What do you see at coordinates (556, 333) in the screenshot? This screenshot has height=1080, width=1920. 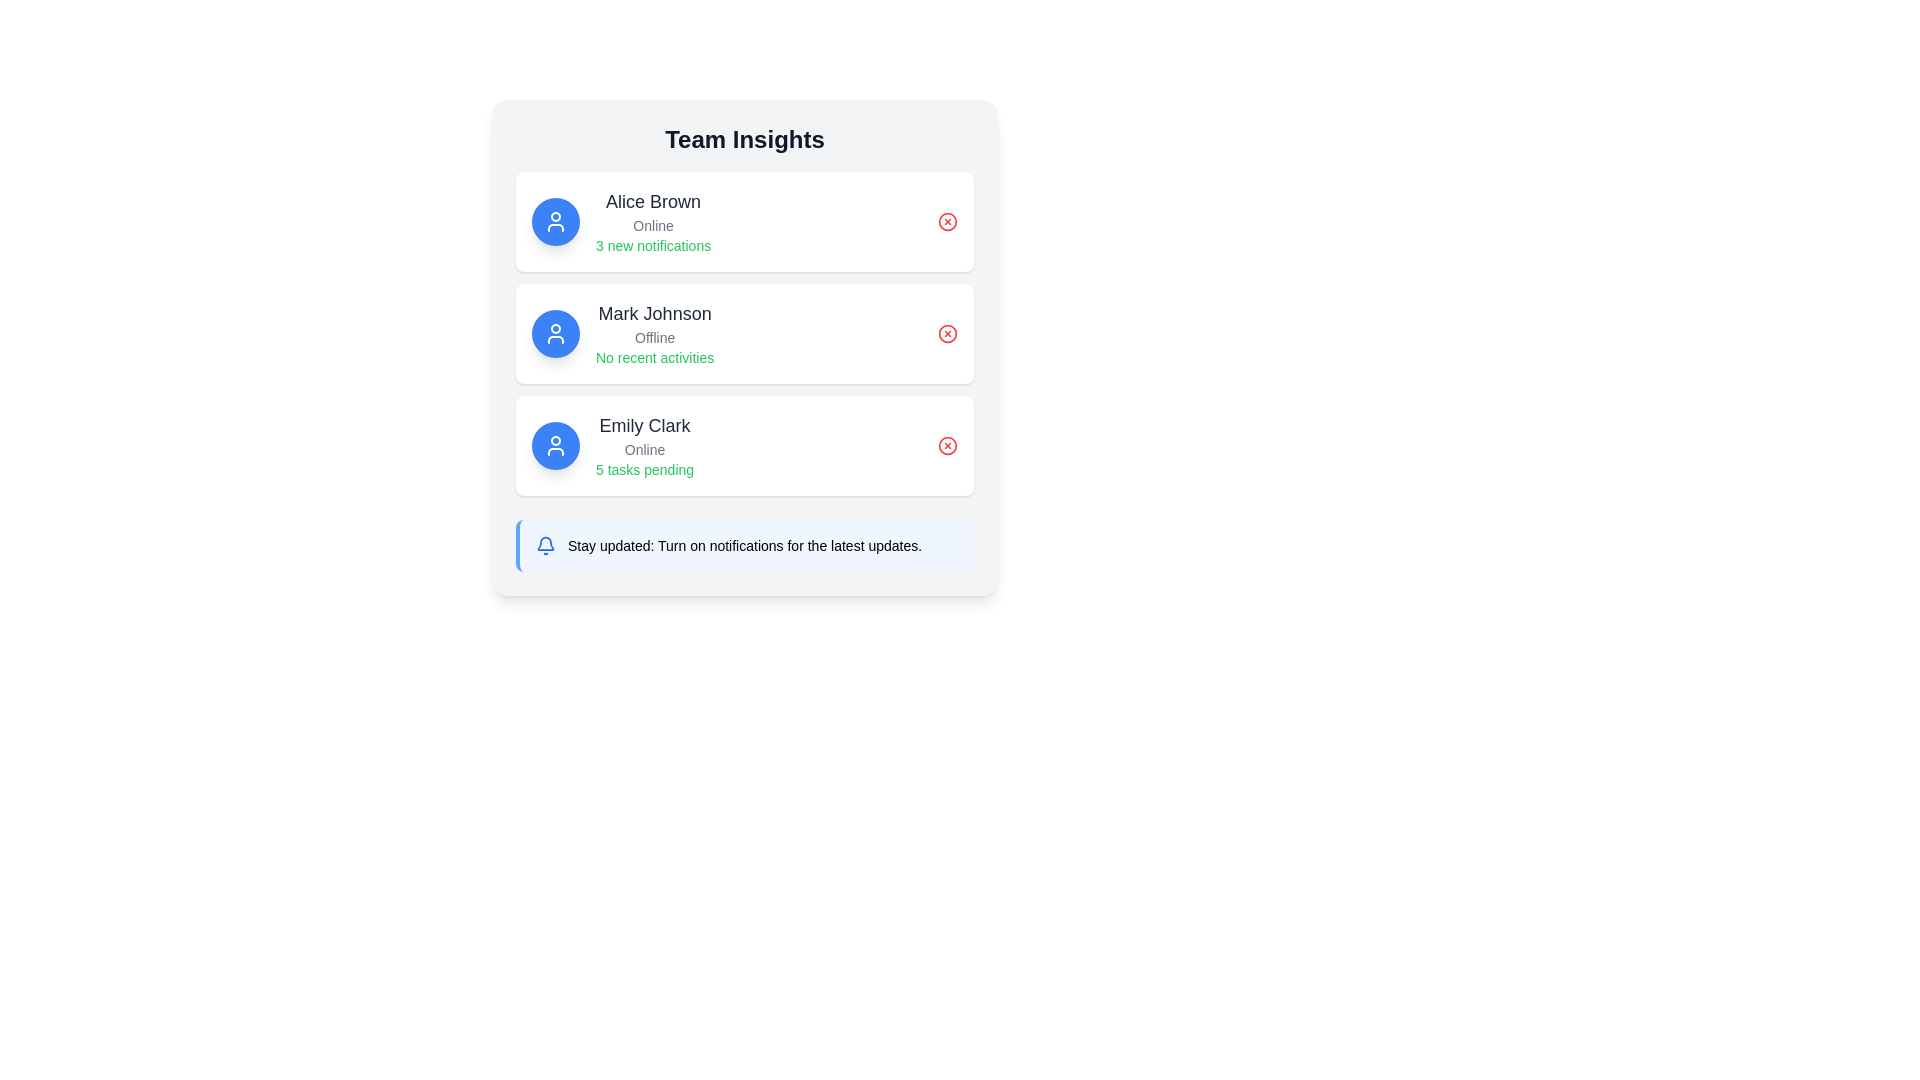 I see `the circular button with a blue background and a white user icon representing the user avatar for 'Mark Johnson' in the 'Team Insights' section` at bounding box center [556, 333].